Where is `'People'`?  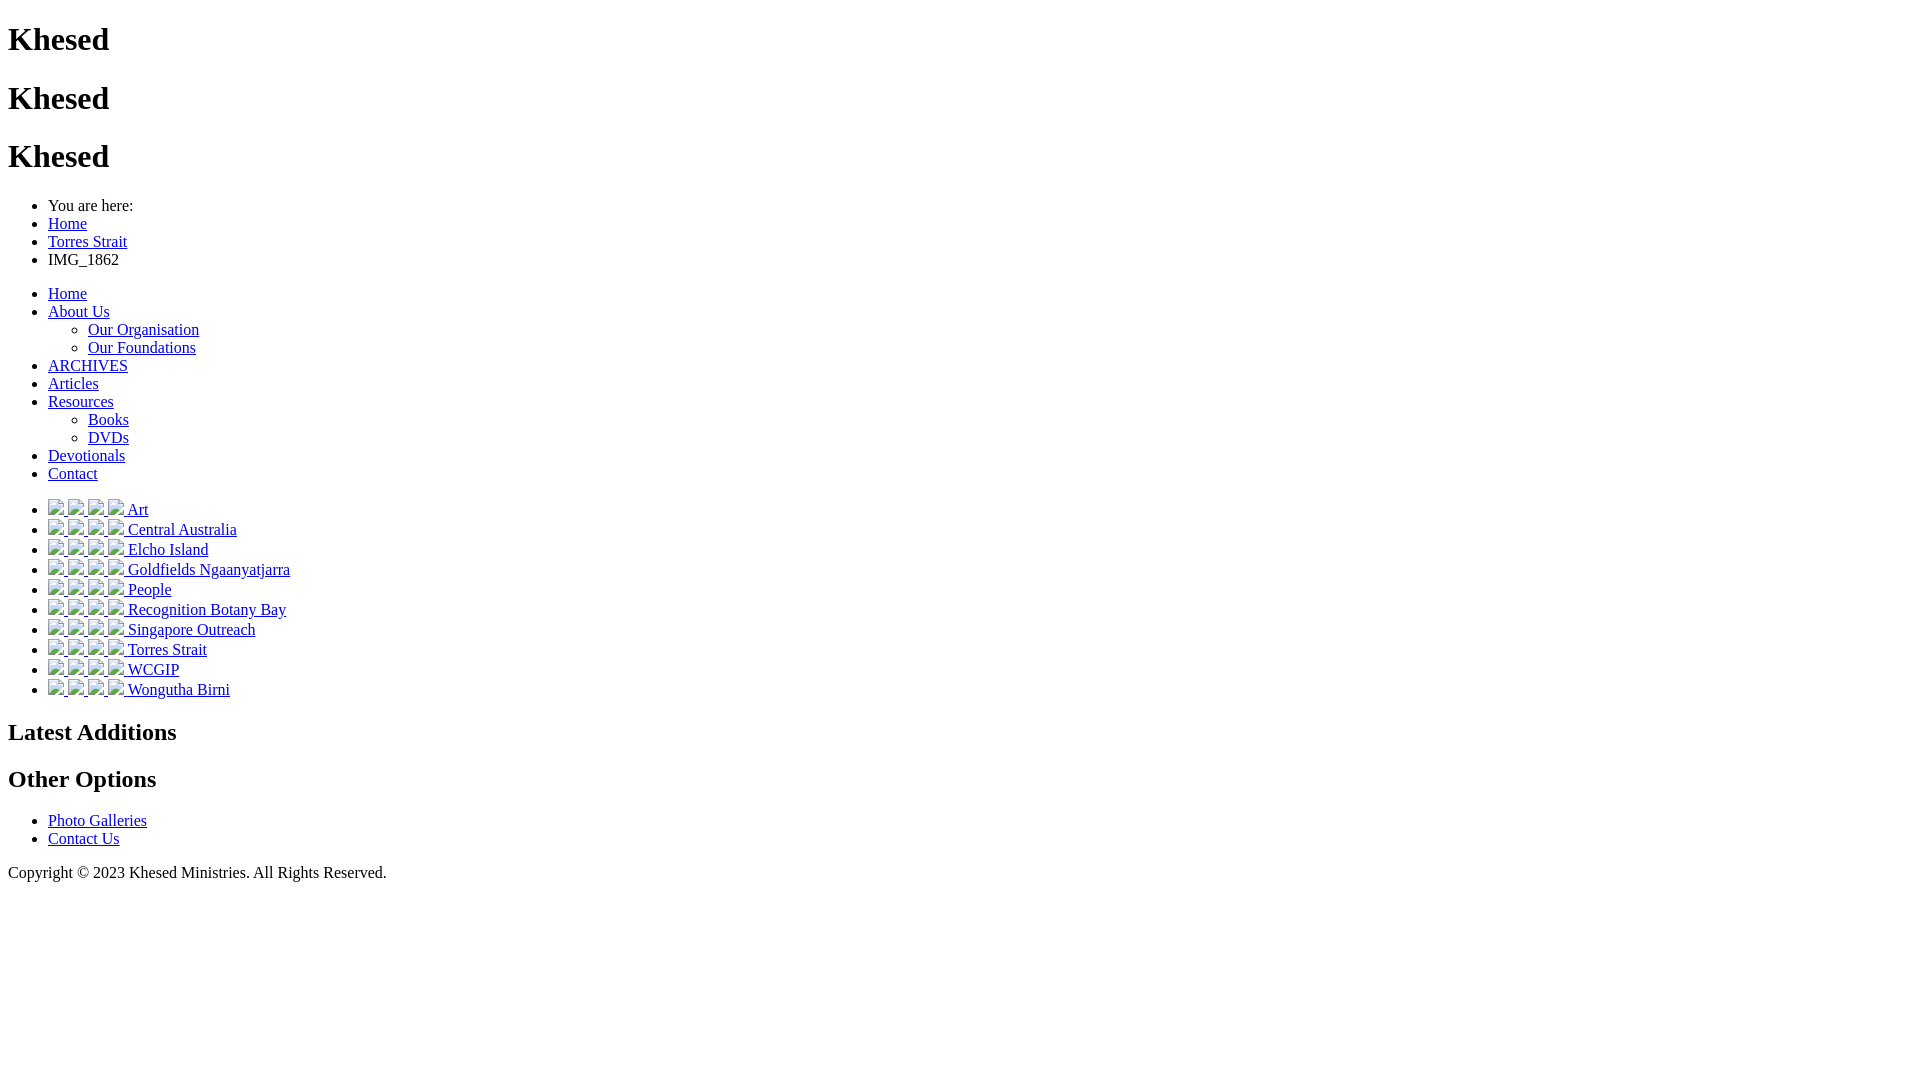
'People' is located at coordinates (148, 588).